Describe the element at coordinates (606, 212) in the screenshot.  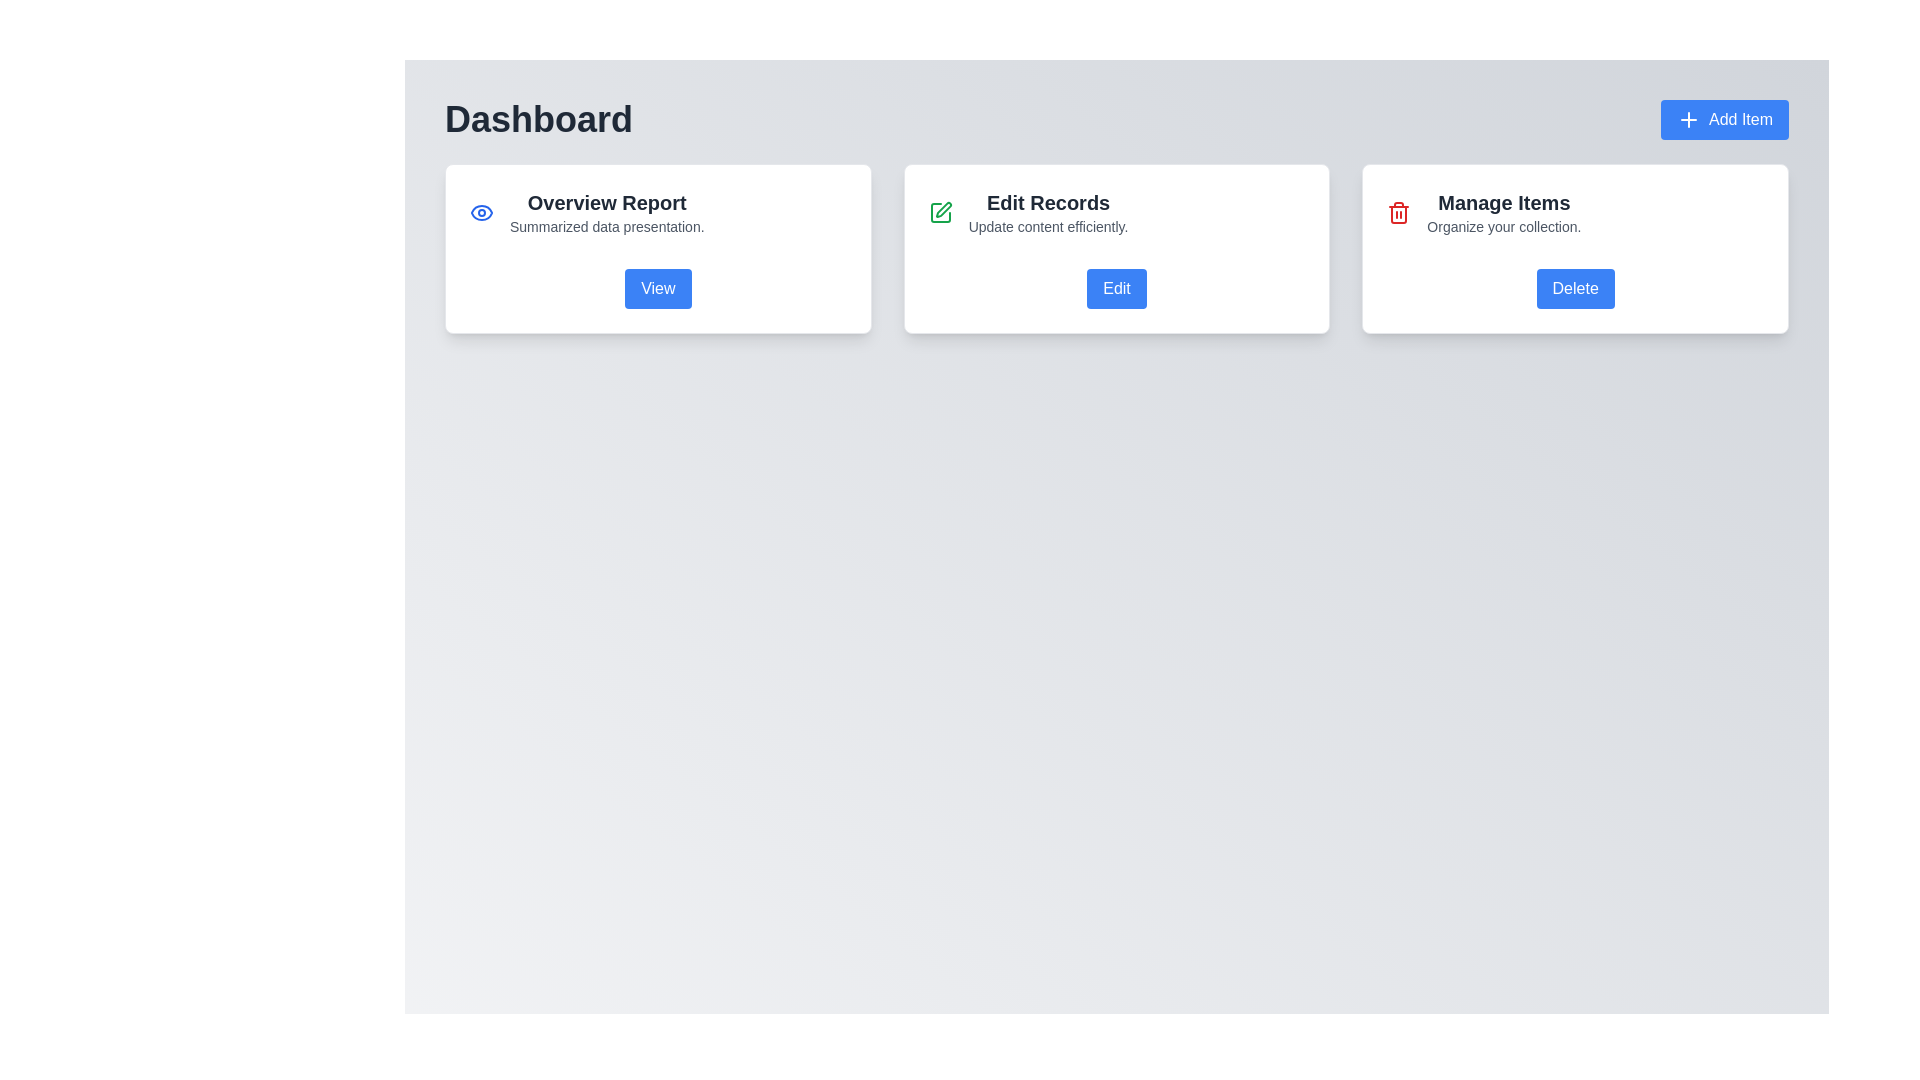
I see `title 'Overview Report' and subtitle 'Summarized data presentation.' from the text content located in the first card of the Dashboard interface, above the blue button labeled 'View'` at that location.